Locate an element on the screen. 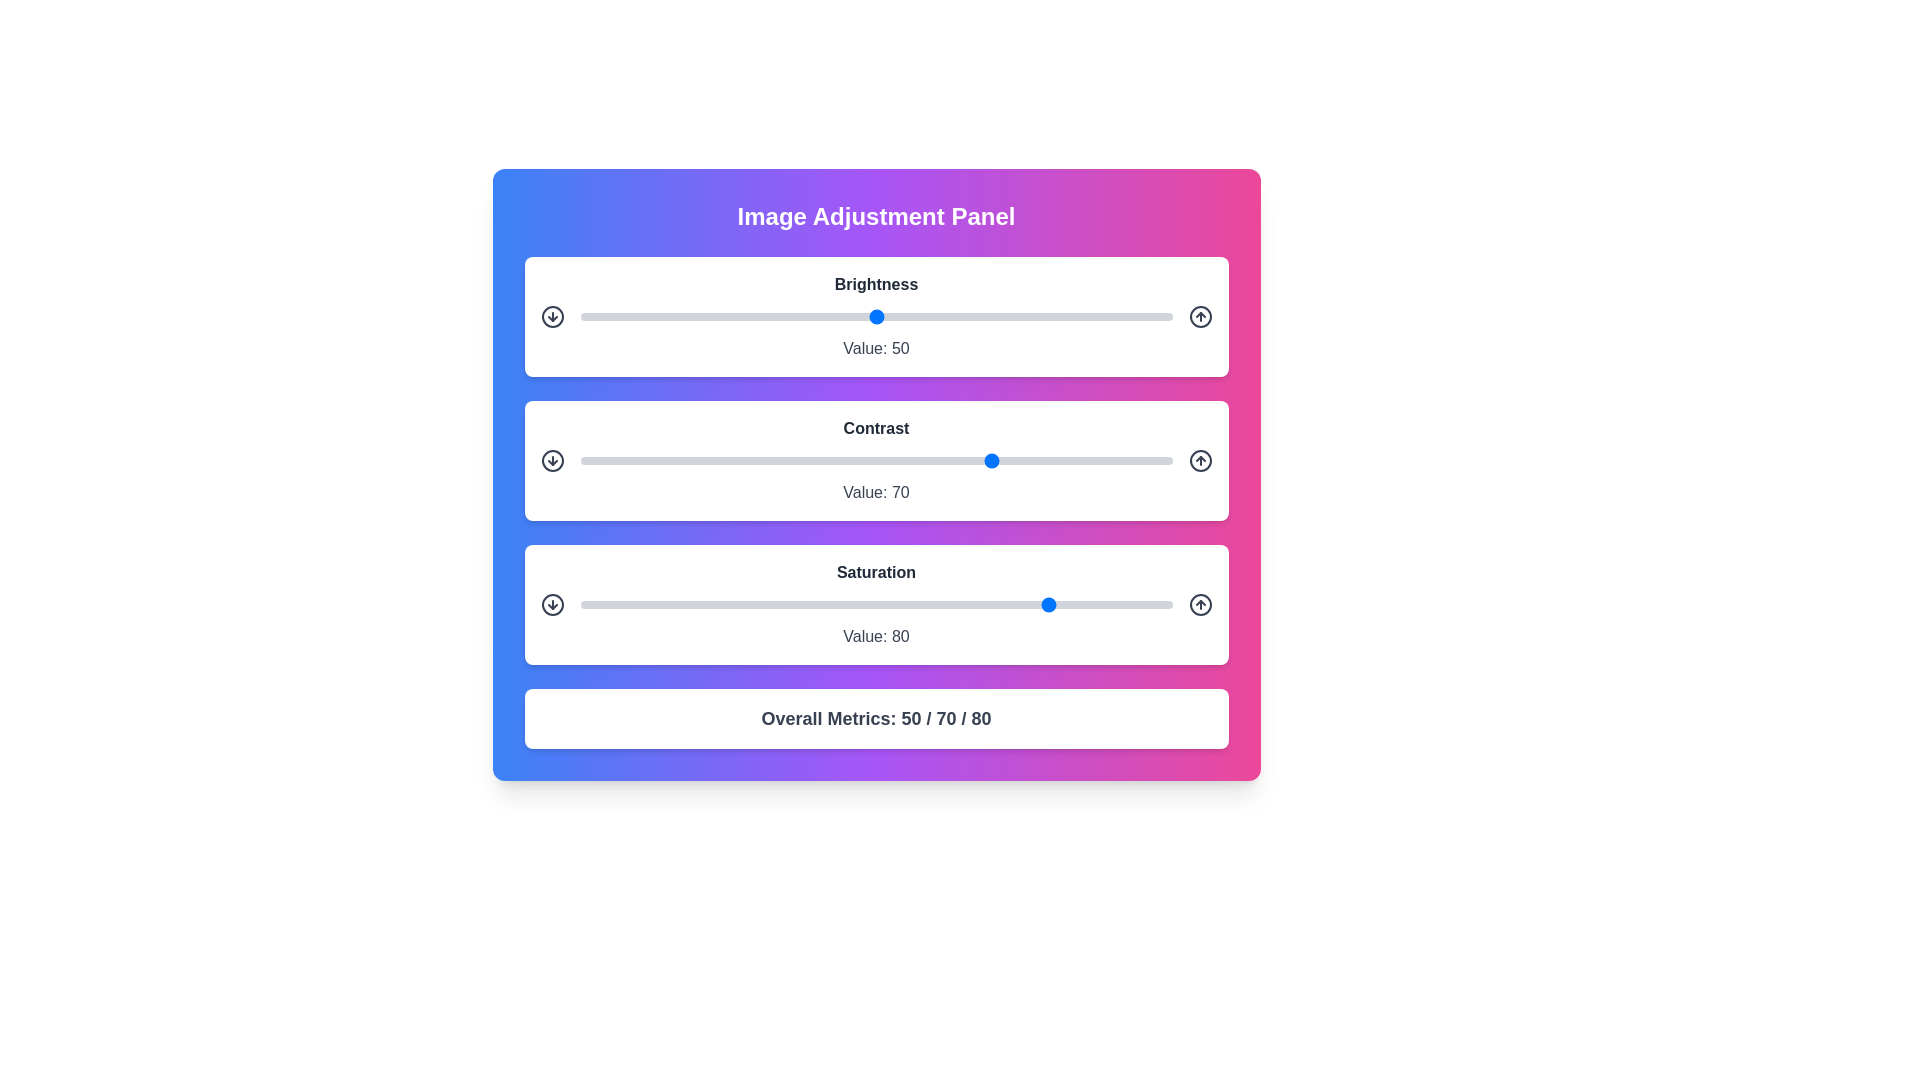  brightness is located at coordinates (1160, 315).